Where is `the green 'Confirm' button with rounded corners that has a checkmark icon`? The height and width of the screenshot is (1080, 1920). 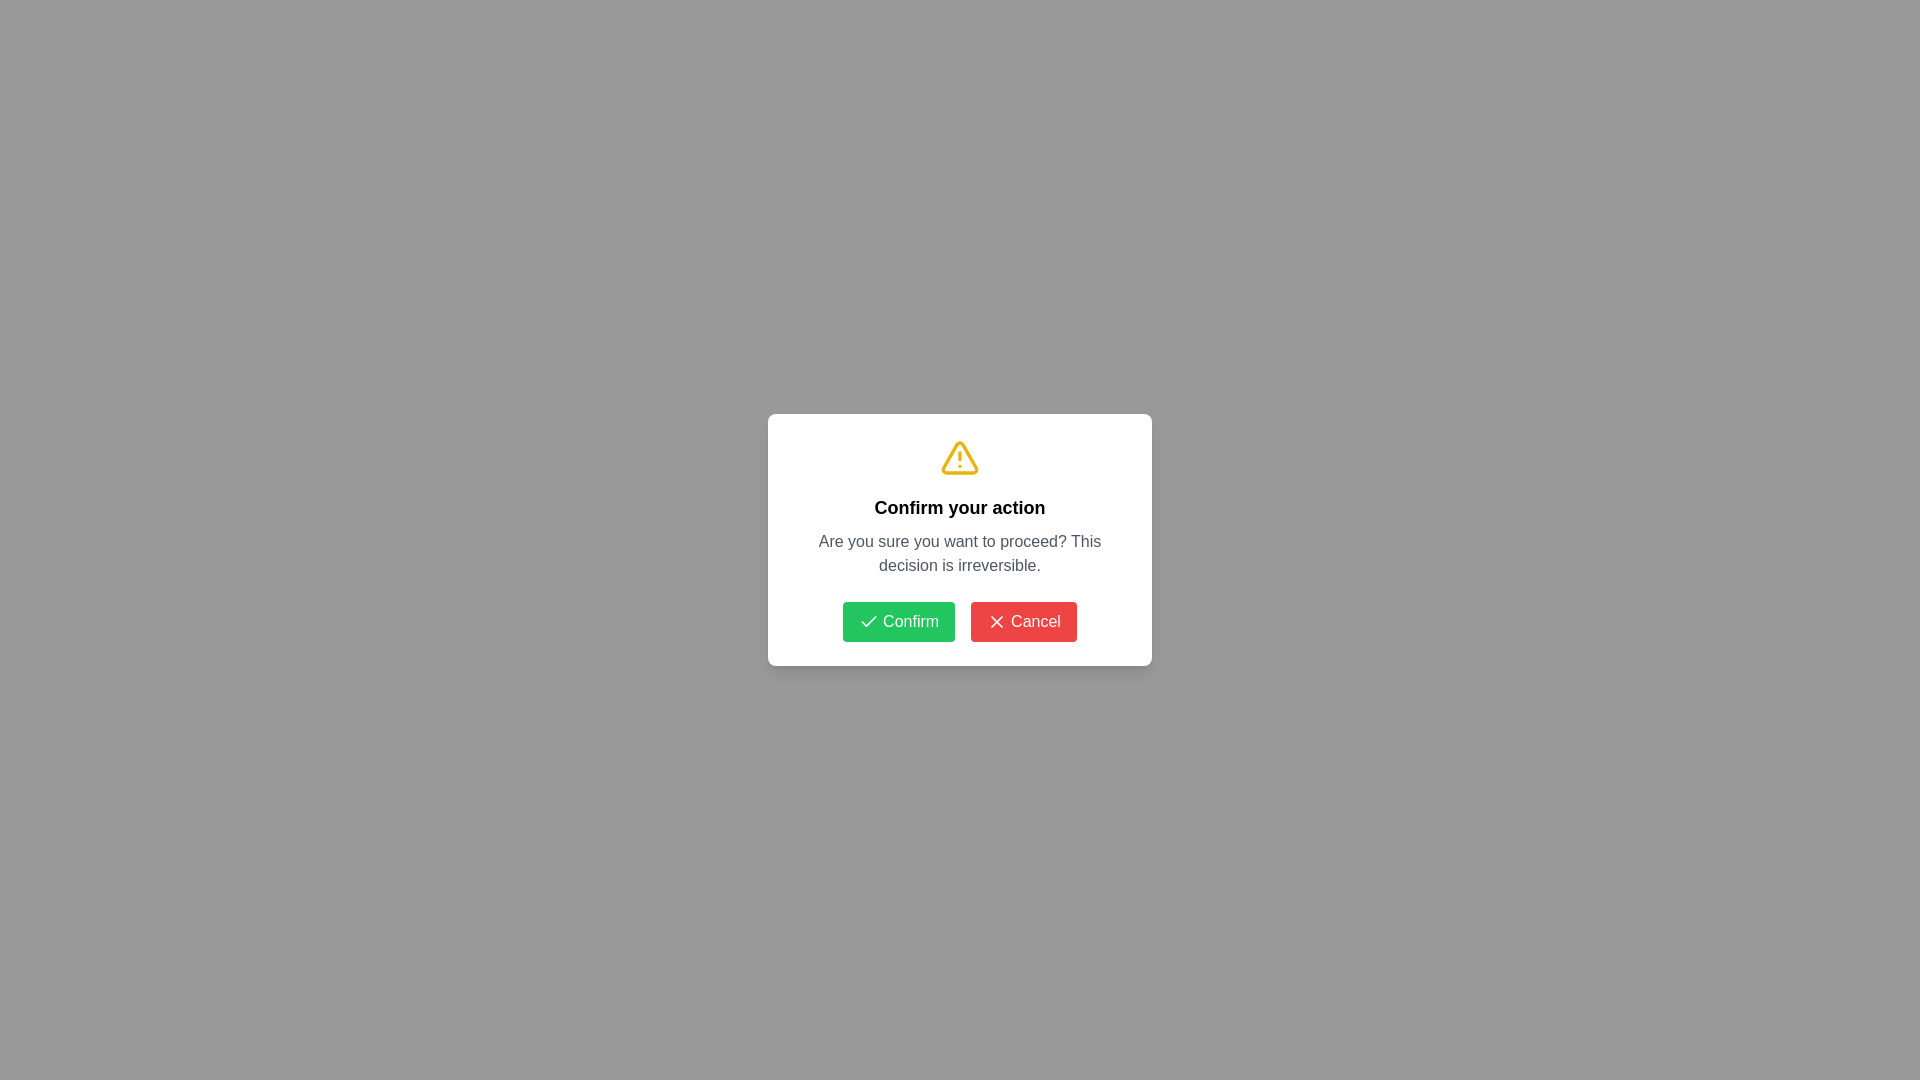
the green 'Confirm' button with rounded corners that has a checkmark icon is located at coordinates (898, 620).